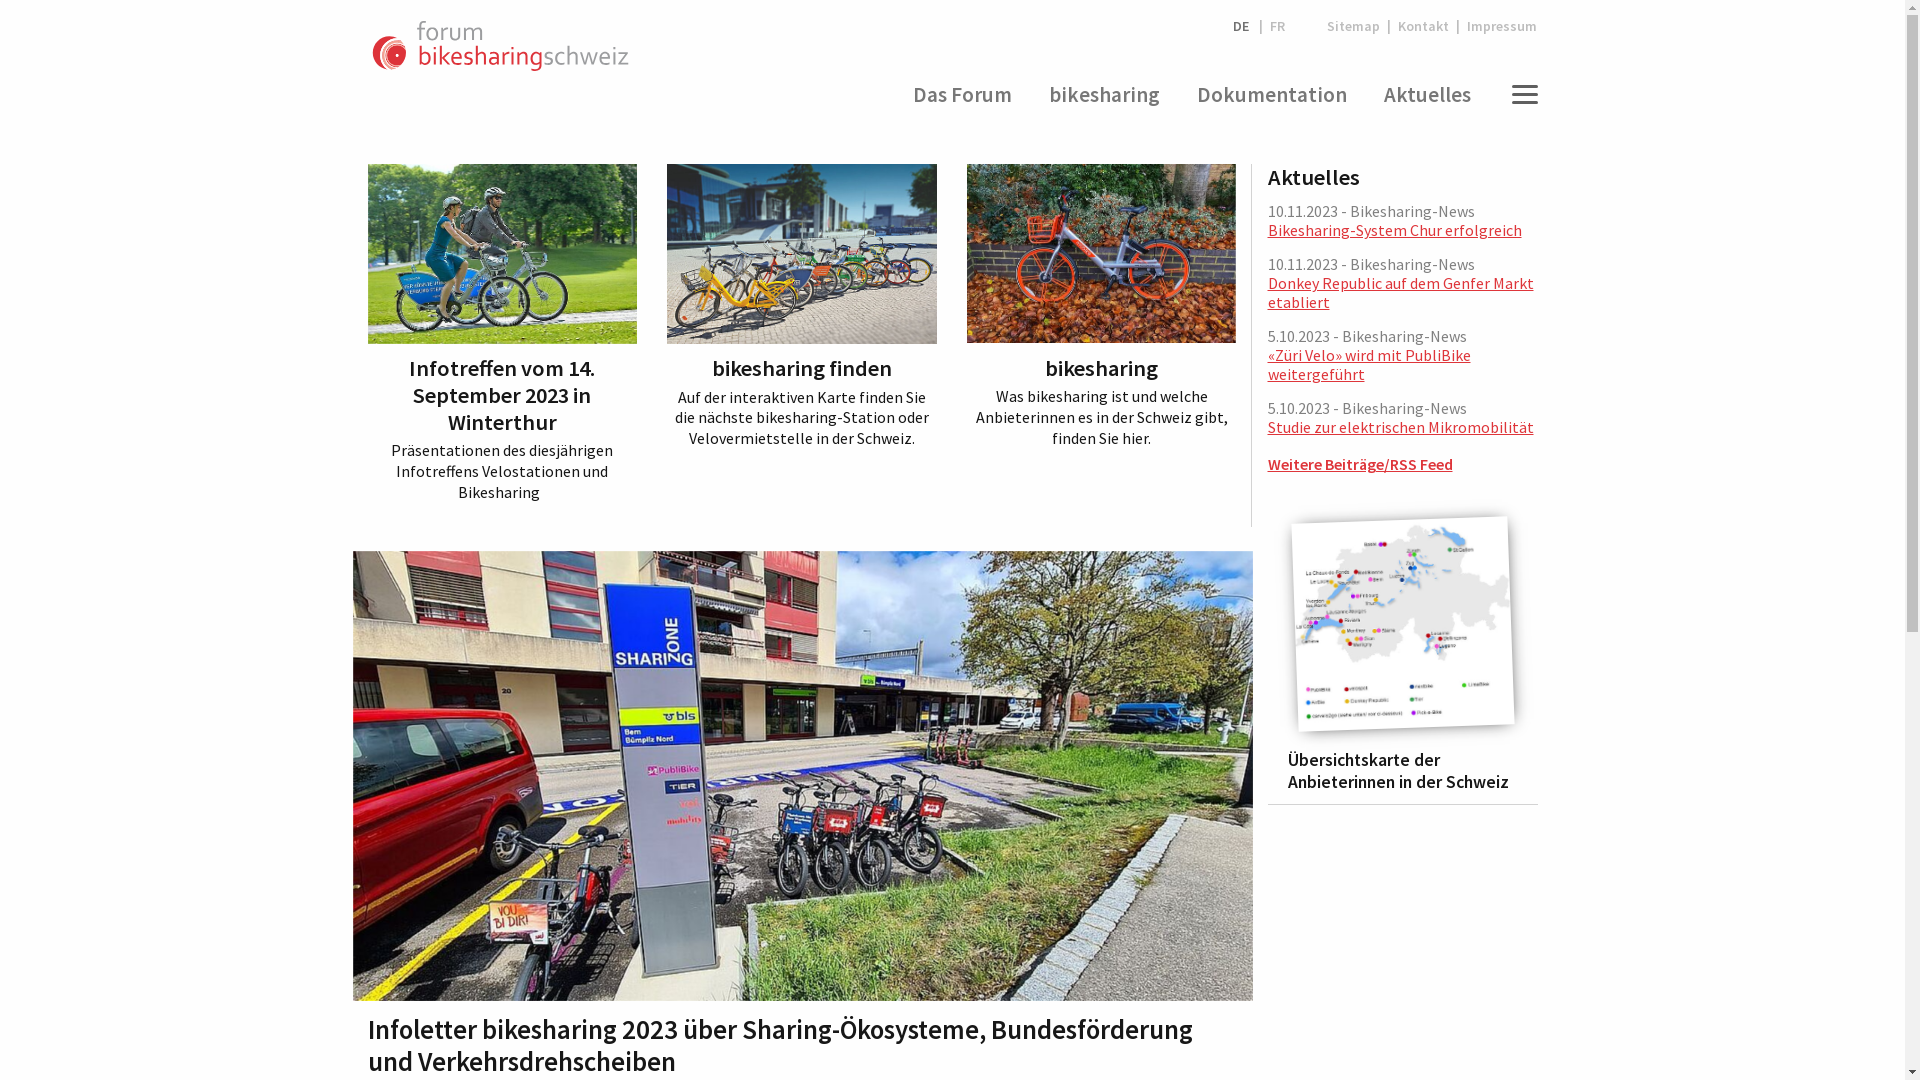 The image size is (1920, 1080). Describe the element at coordinates (1353, 26) in the screenshot. I see `'Sitemap'` at that location.